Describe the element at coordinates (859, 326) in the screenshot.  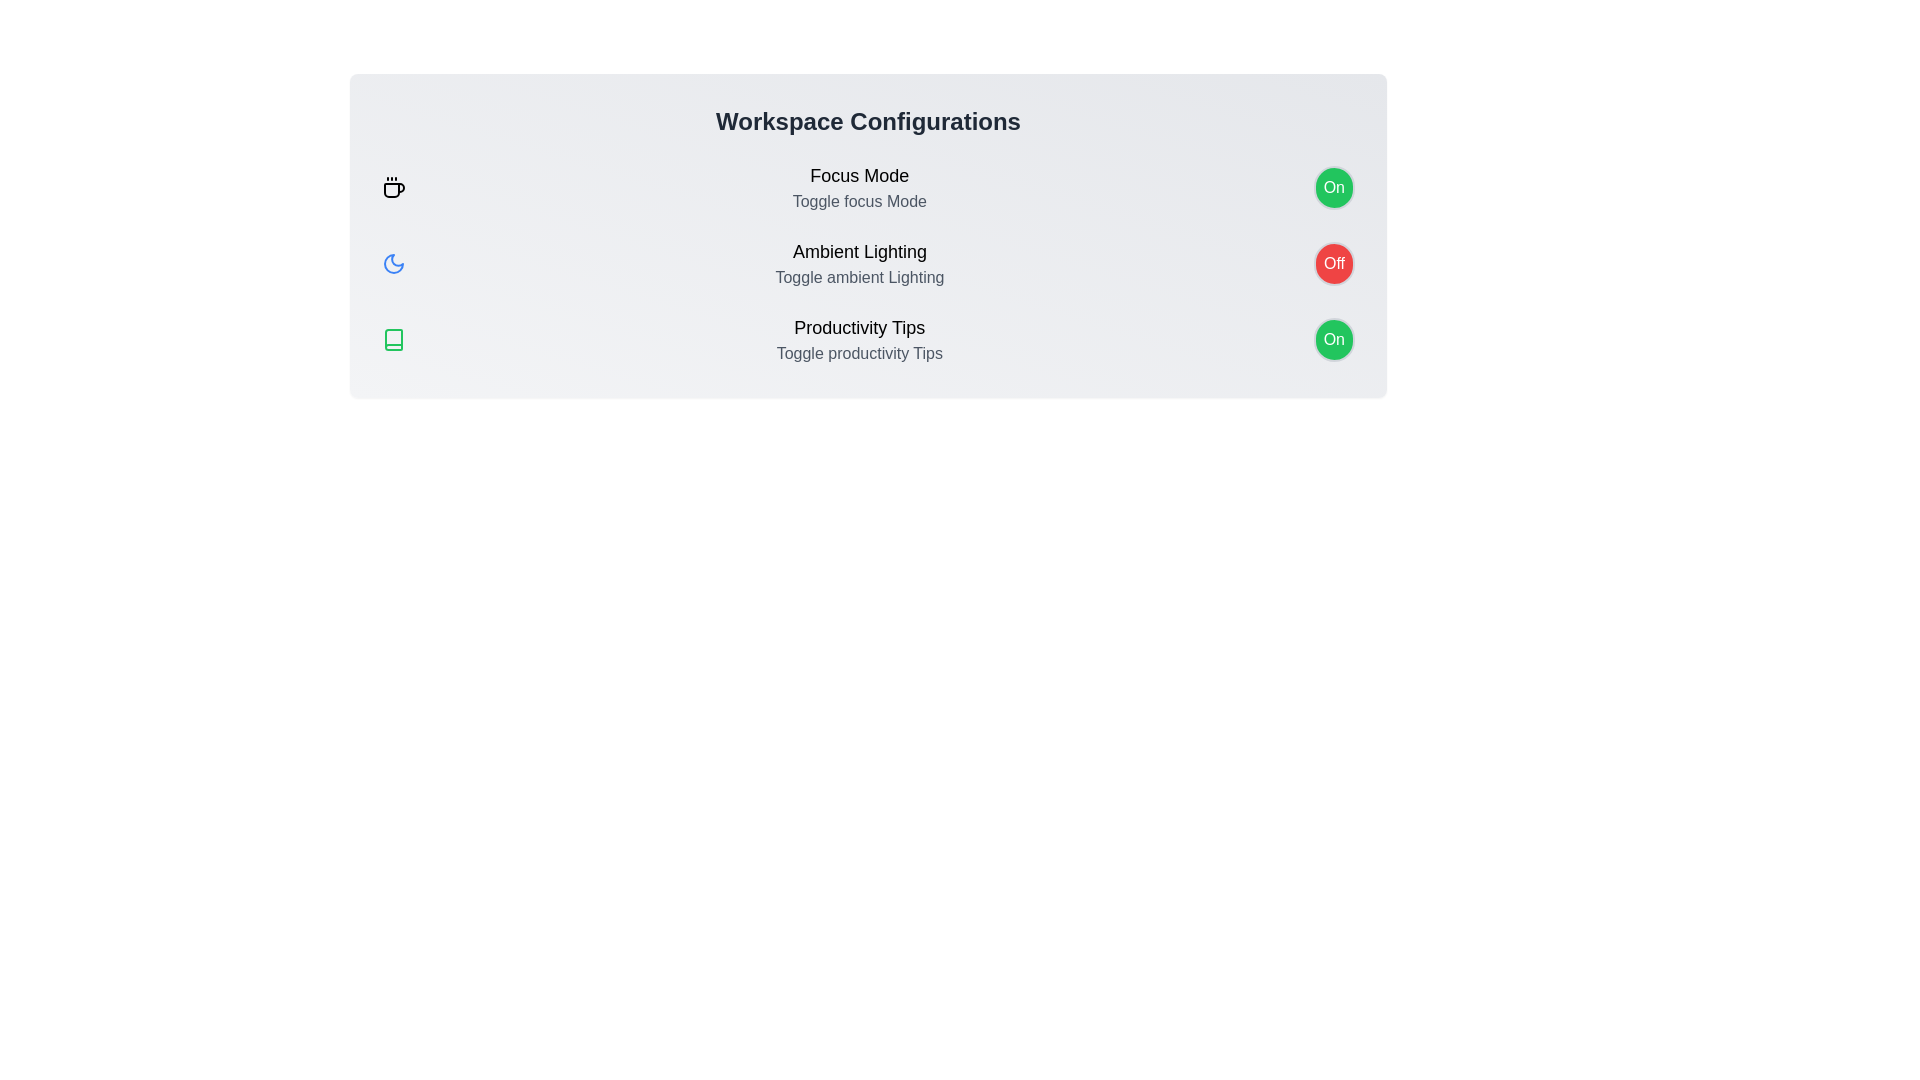
I see `the text of Productivity Tips` at that location.